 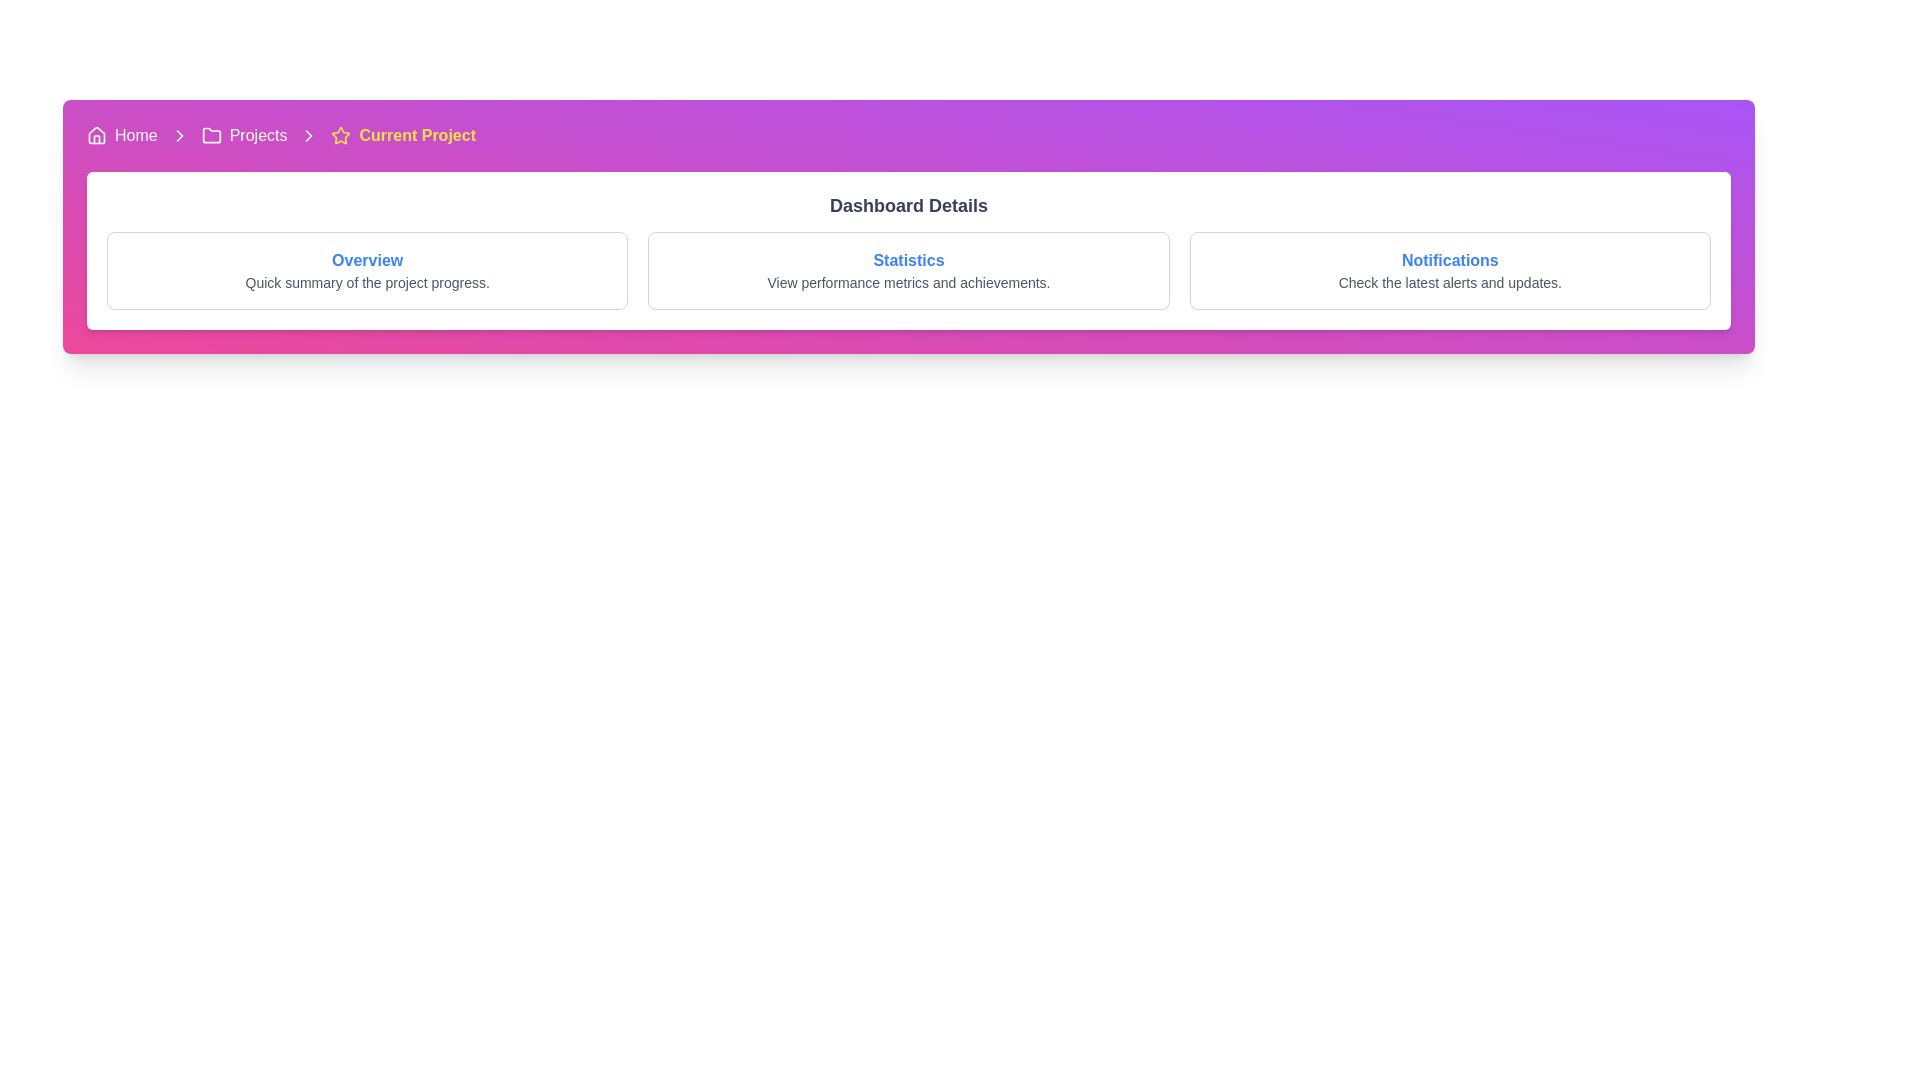 What do you see at coordinates (95, 135) in the screenshot?
I see `the 'Home' icon in the navigation header, which serves as a visual cue for breadcrumb navigation` at bounding box center [95, 135].